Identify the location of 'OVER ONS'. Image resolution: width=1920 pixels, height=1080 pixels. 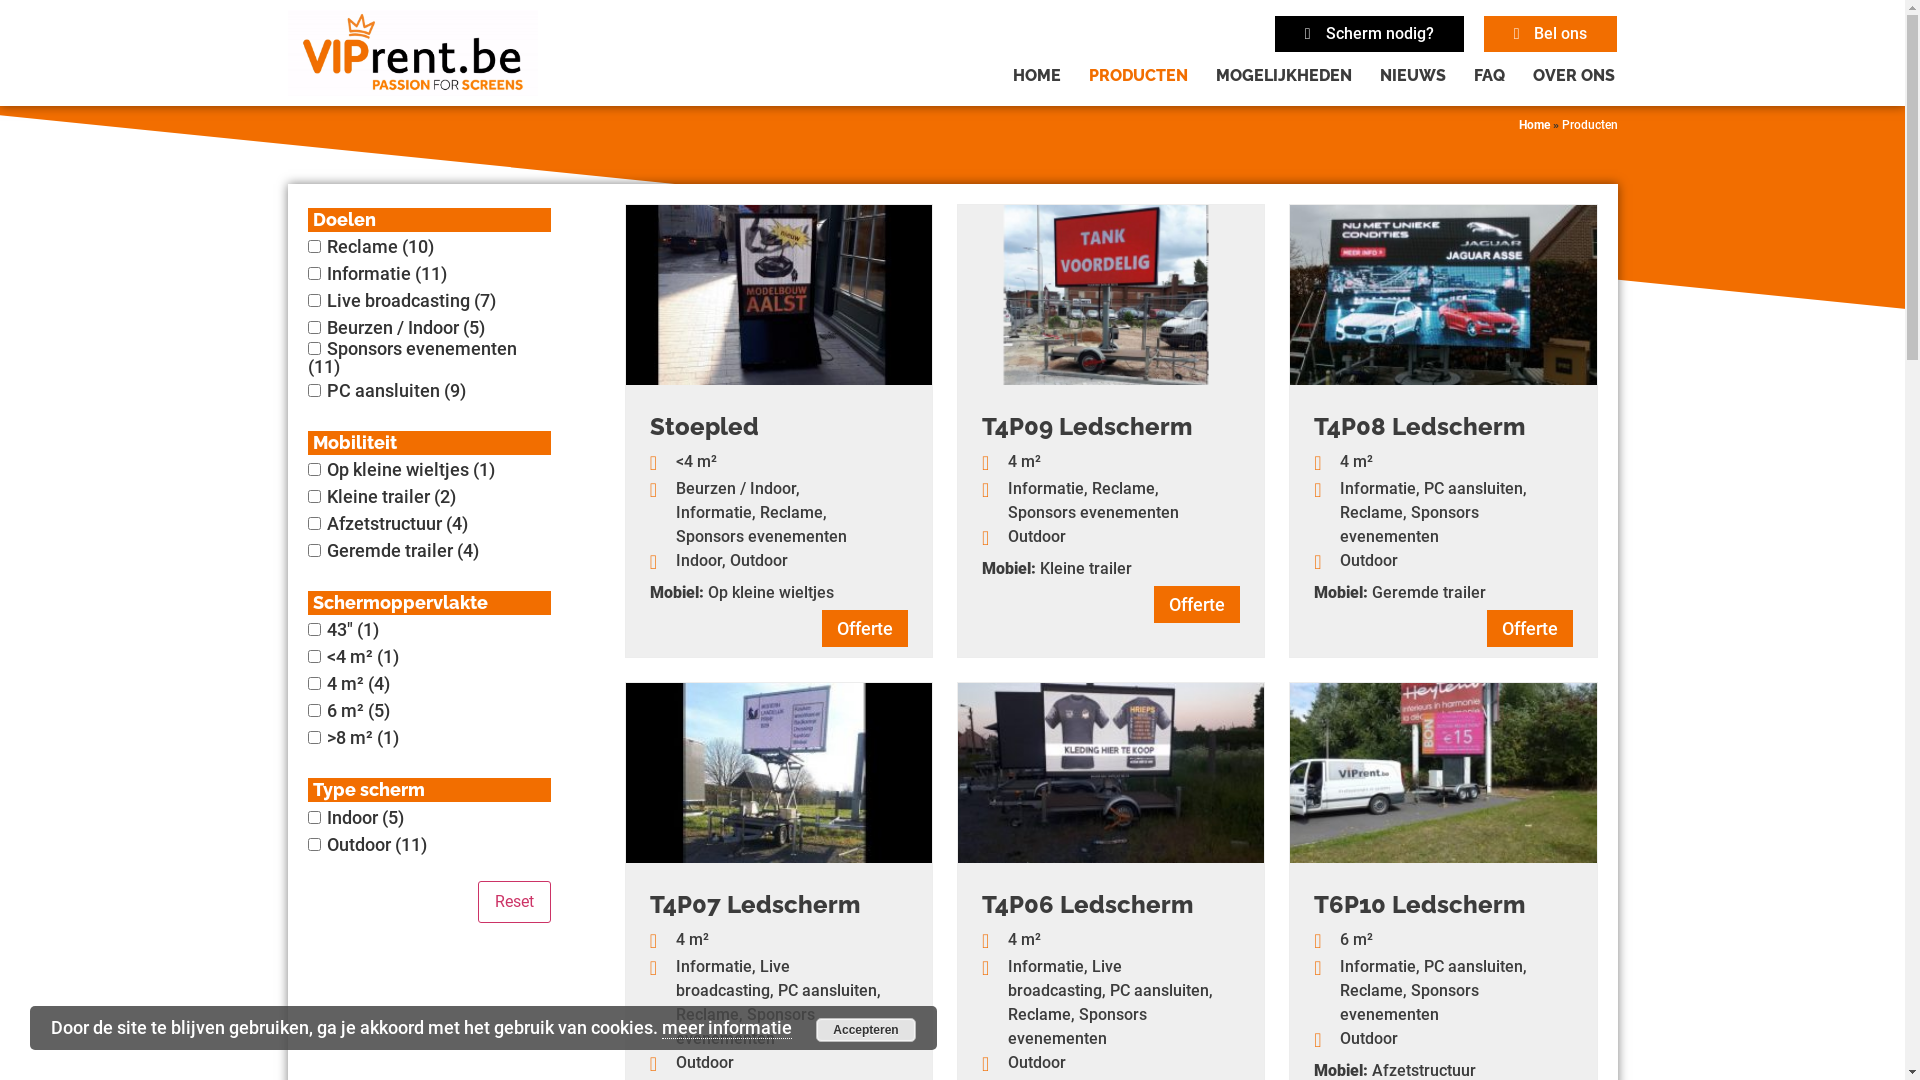
(1530, 75).